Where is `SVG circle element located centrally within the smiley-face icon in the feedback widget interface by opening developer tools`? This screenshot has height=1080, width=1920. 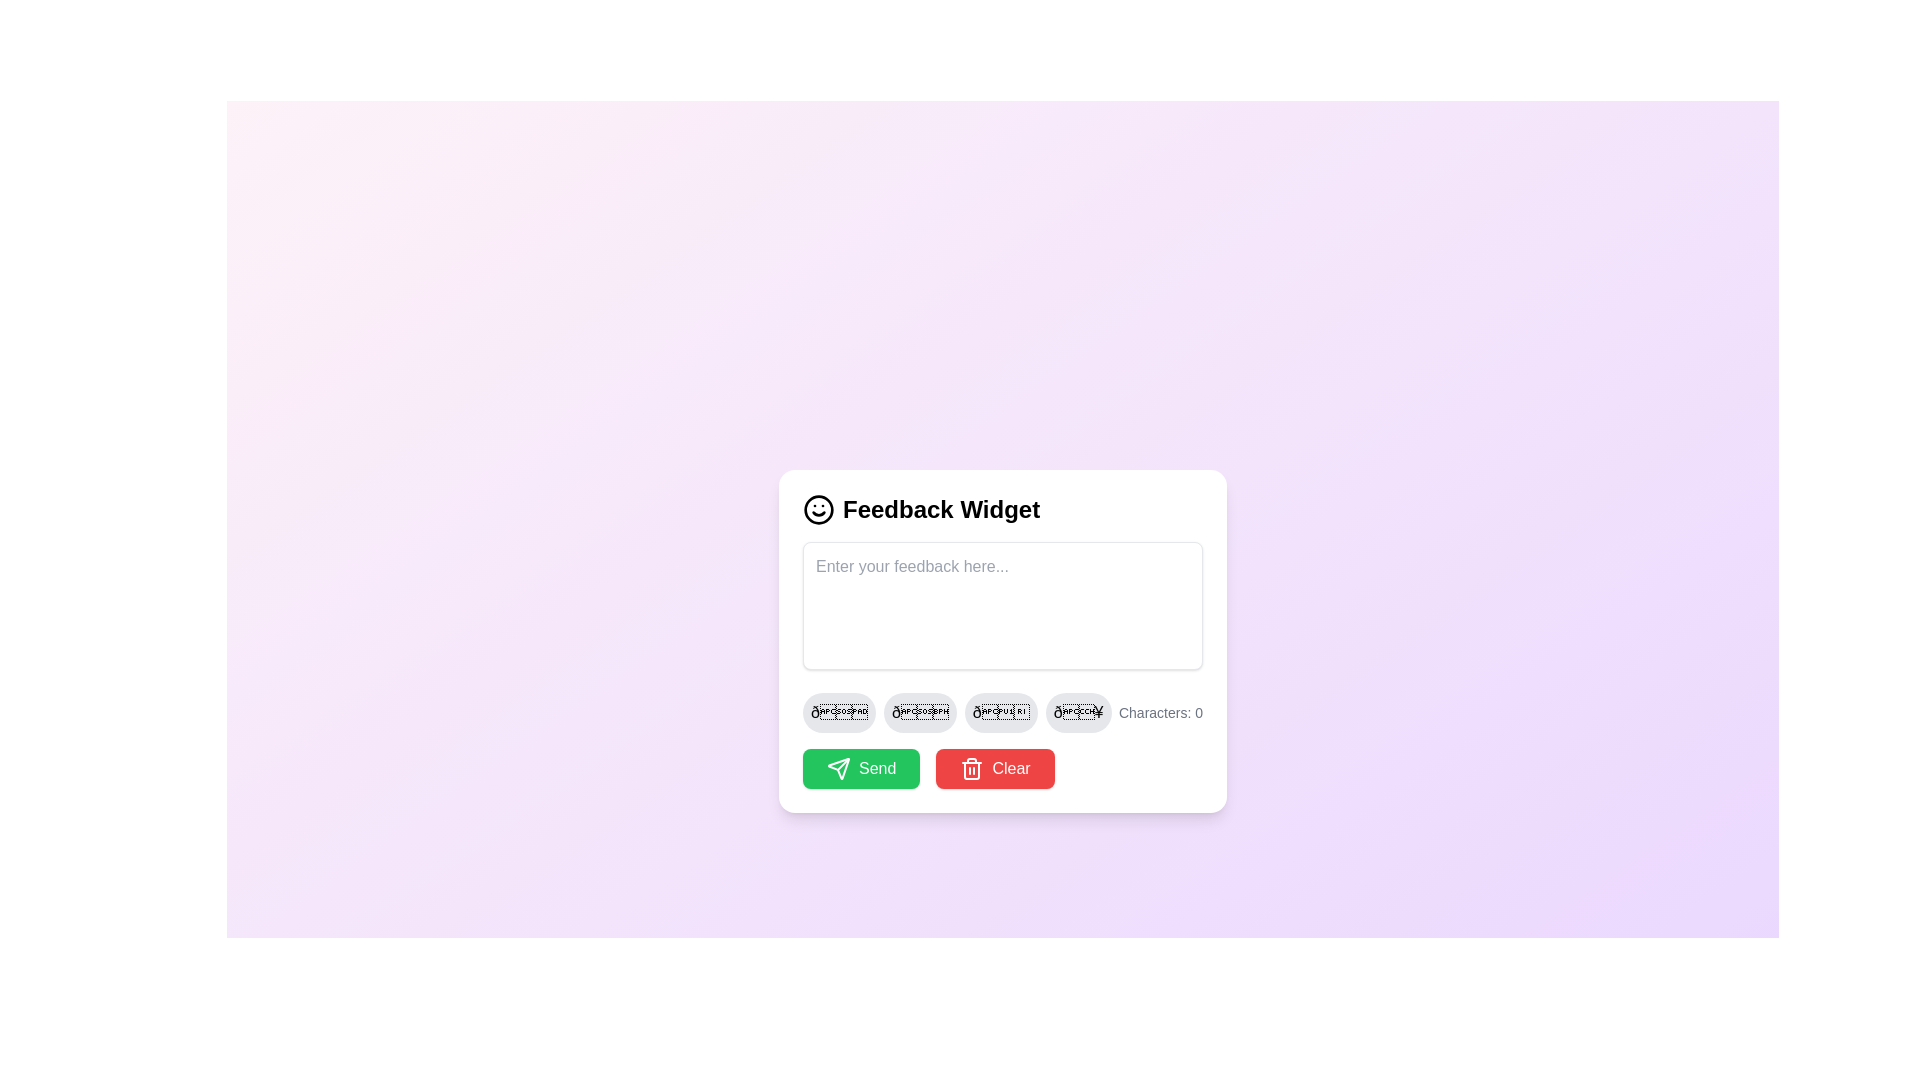
SVG circle element located centrally within the smiley-face icon in the feedback widget interface by opening developer tools is located at coordinates (819, 508).